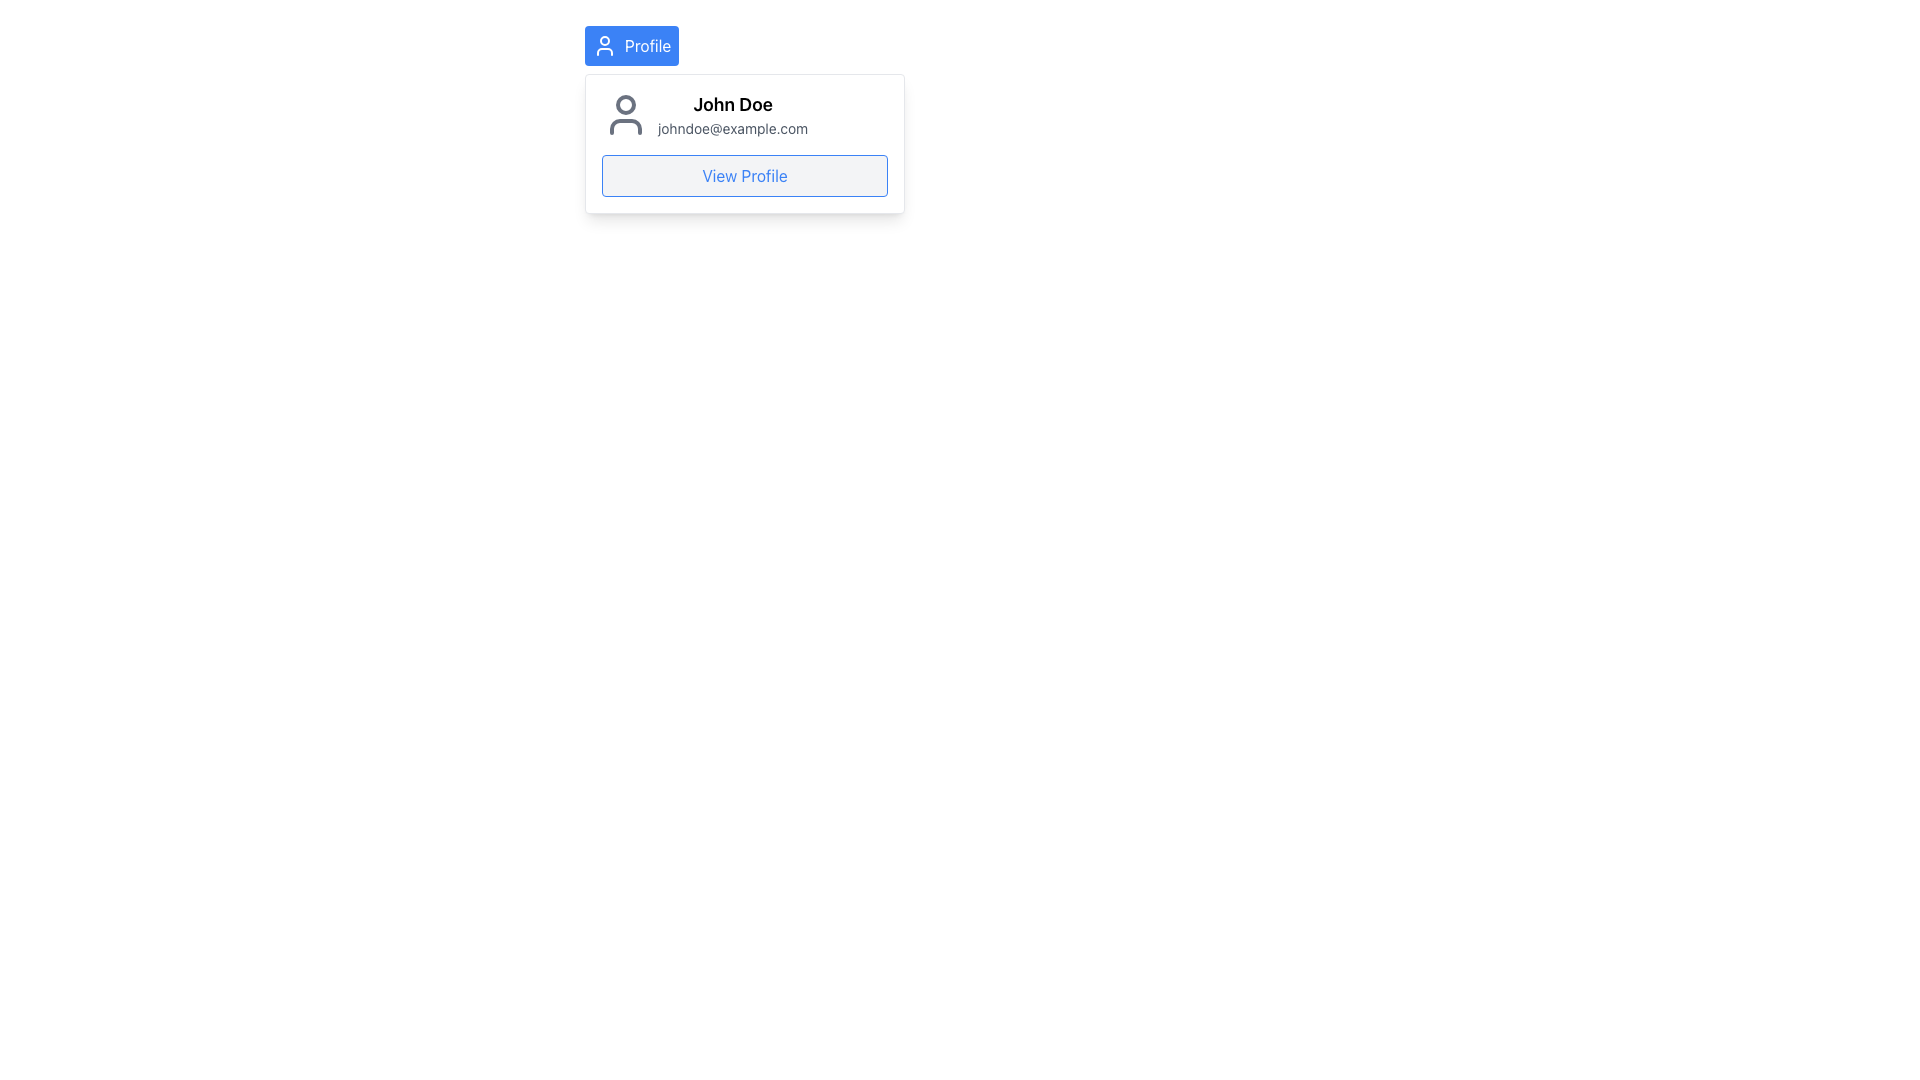  Describe the element at coordinates (743, 175) in the screenshot. I see `the button that accesses the profile details of 'John Doe' to observe the hover effects` at that location.